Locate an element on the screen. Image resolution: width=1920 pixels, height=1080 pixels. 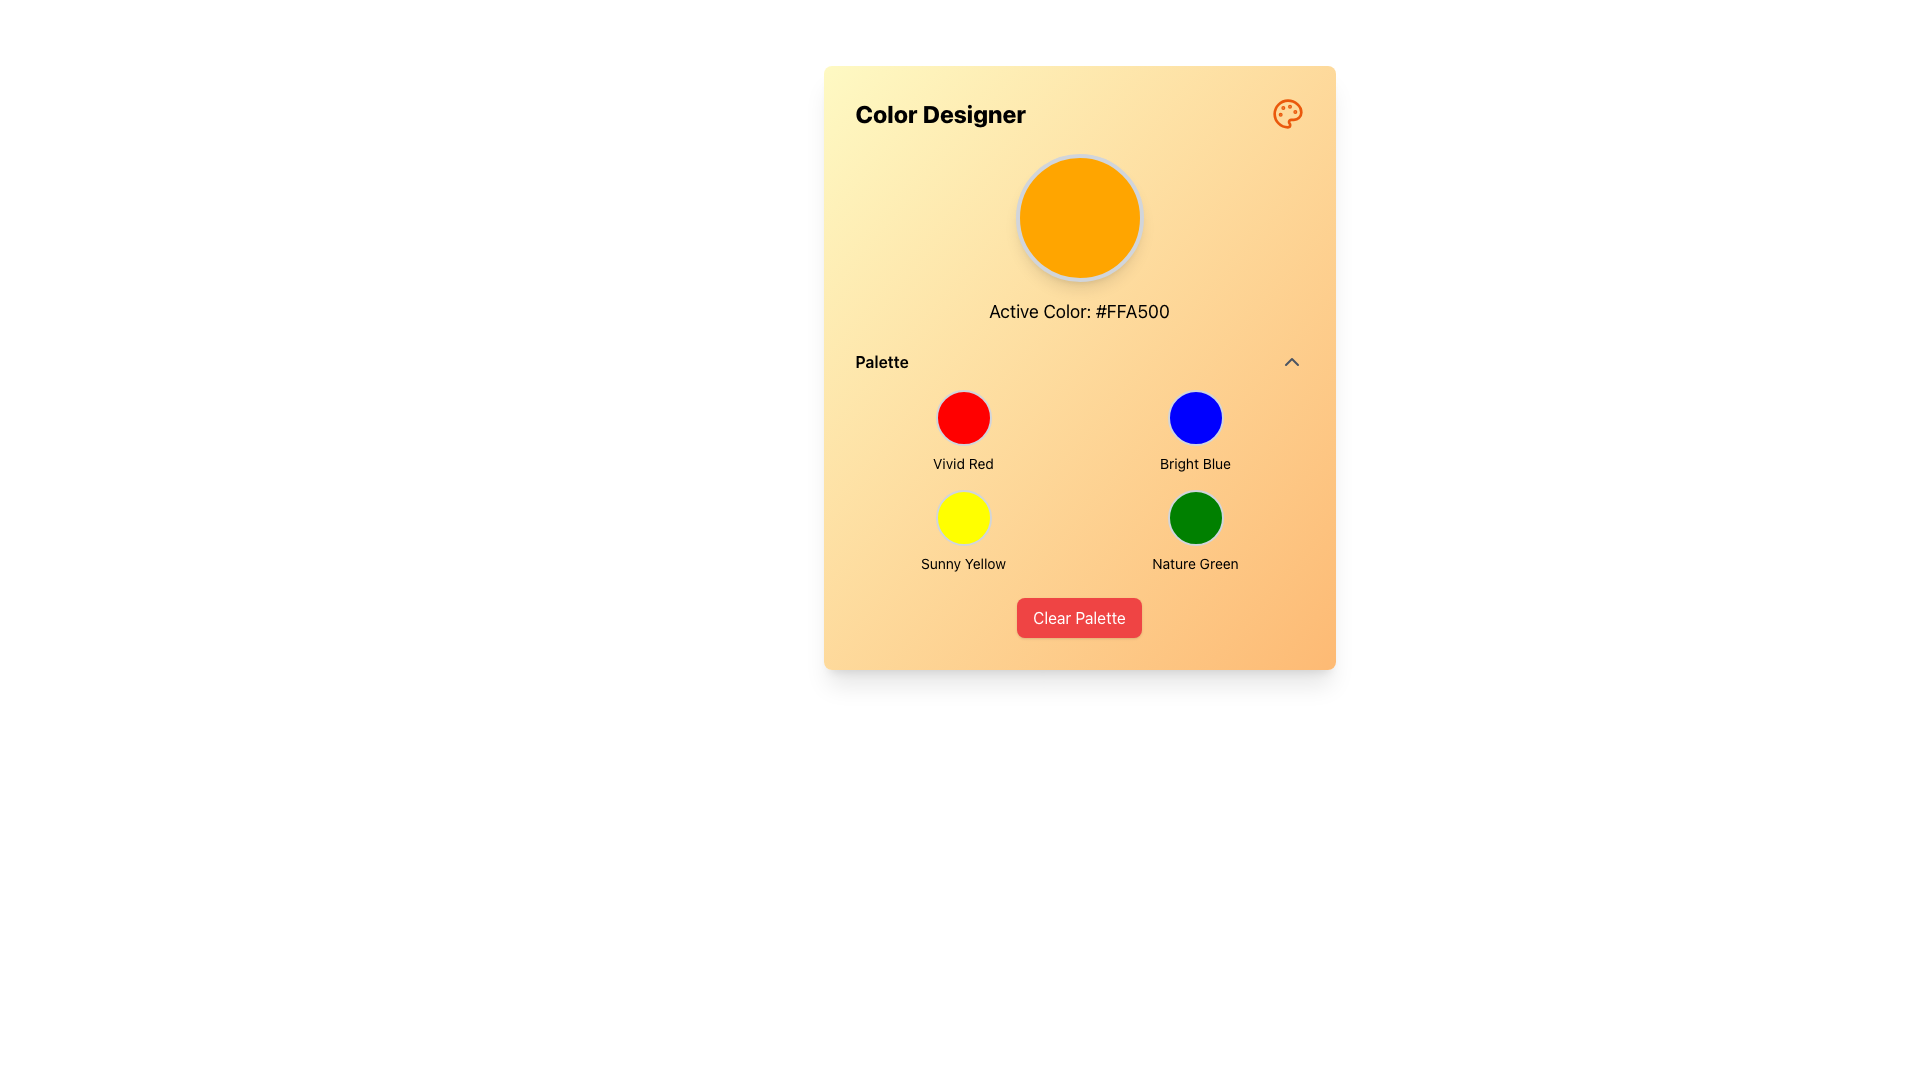
the Static Text element labeled 'Color Designer', which is styled in bold and large font at the top-left area of the interface is located at coordinates (939, 114).